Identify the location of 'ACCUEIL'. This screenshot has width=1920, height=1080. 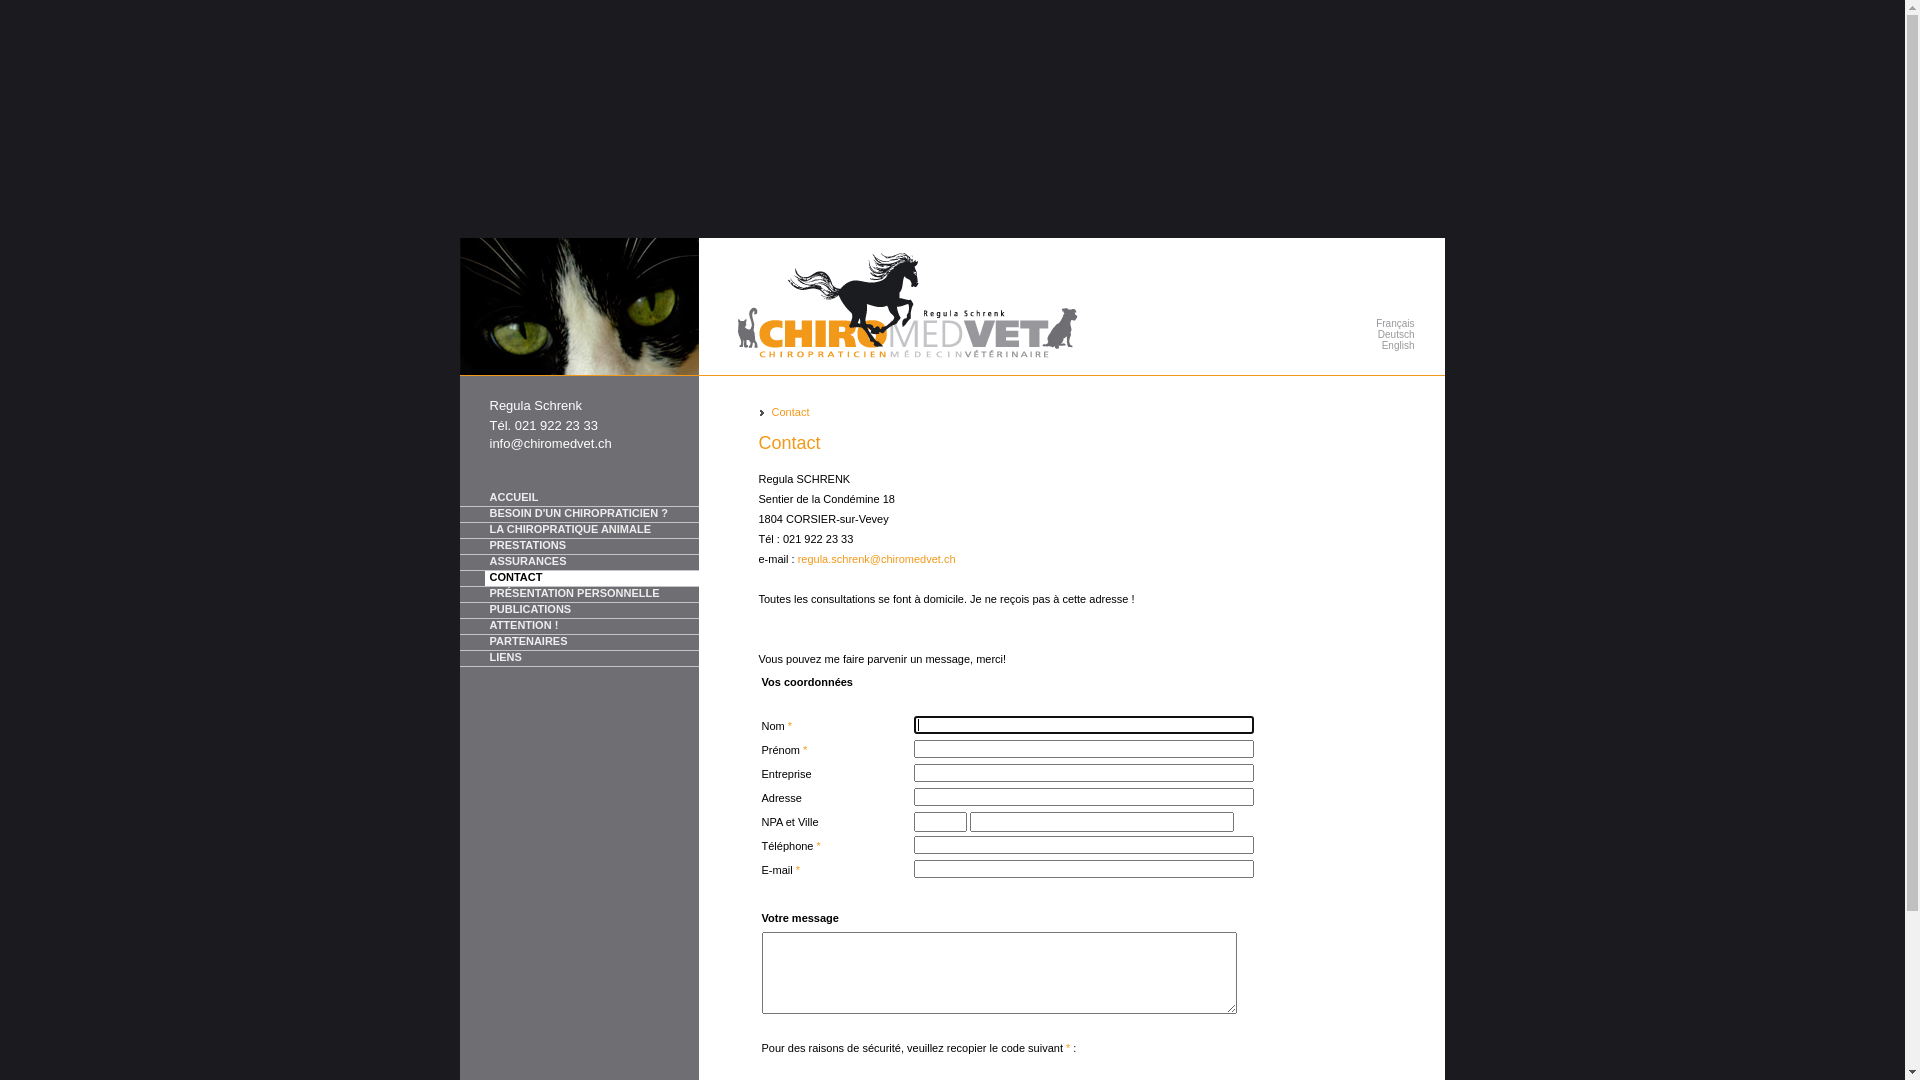
(578, 497).